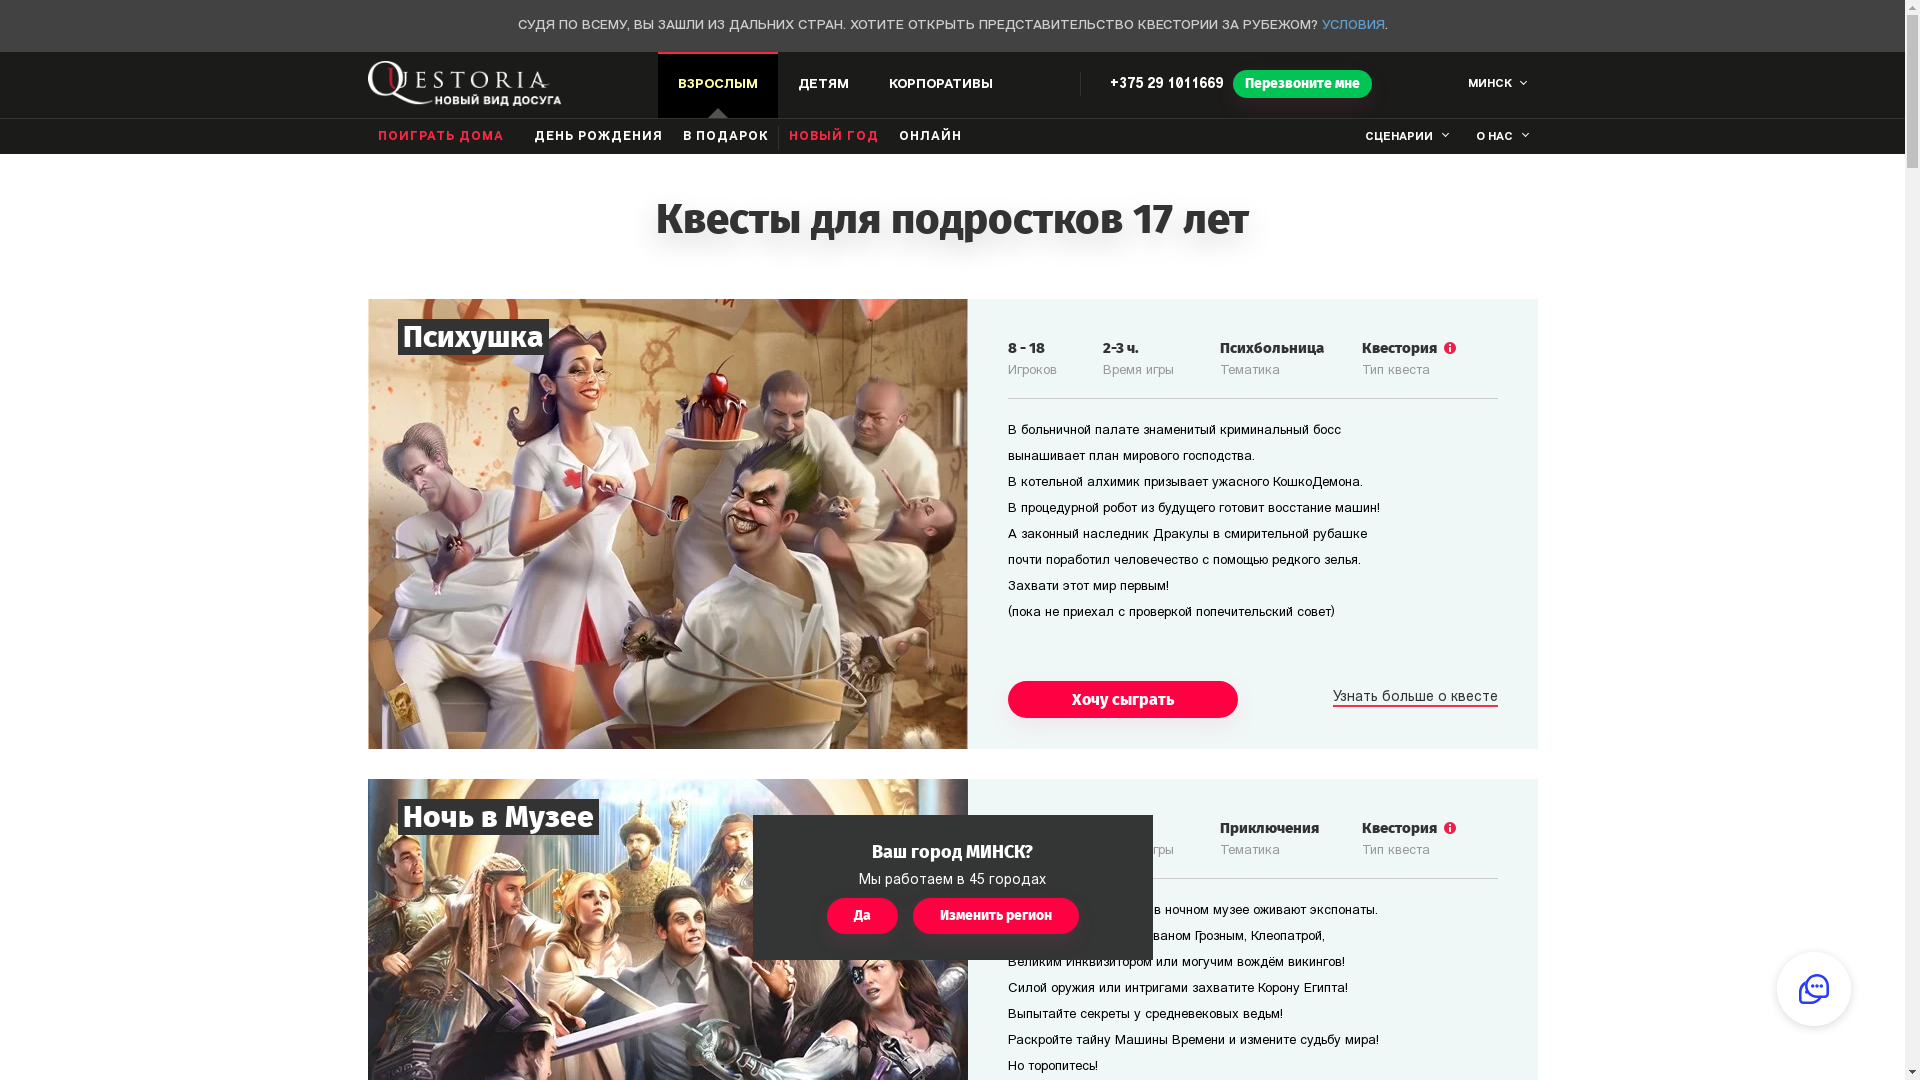 This screenshot has width=1920, height=1080. Describe the element at coordinates (1166, 83) in the screenshot. I see `'+375 29 1011669'` at that location.